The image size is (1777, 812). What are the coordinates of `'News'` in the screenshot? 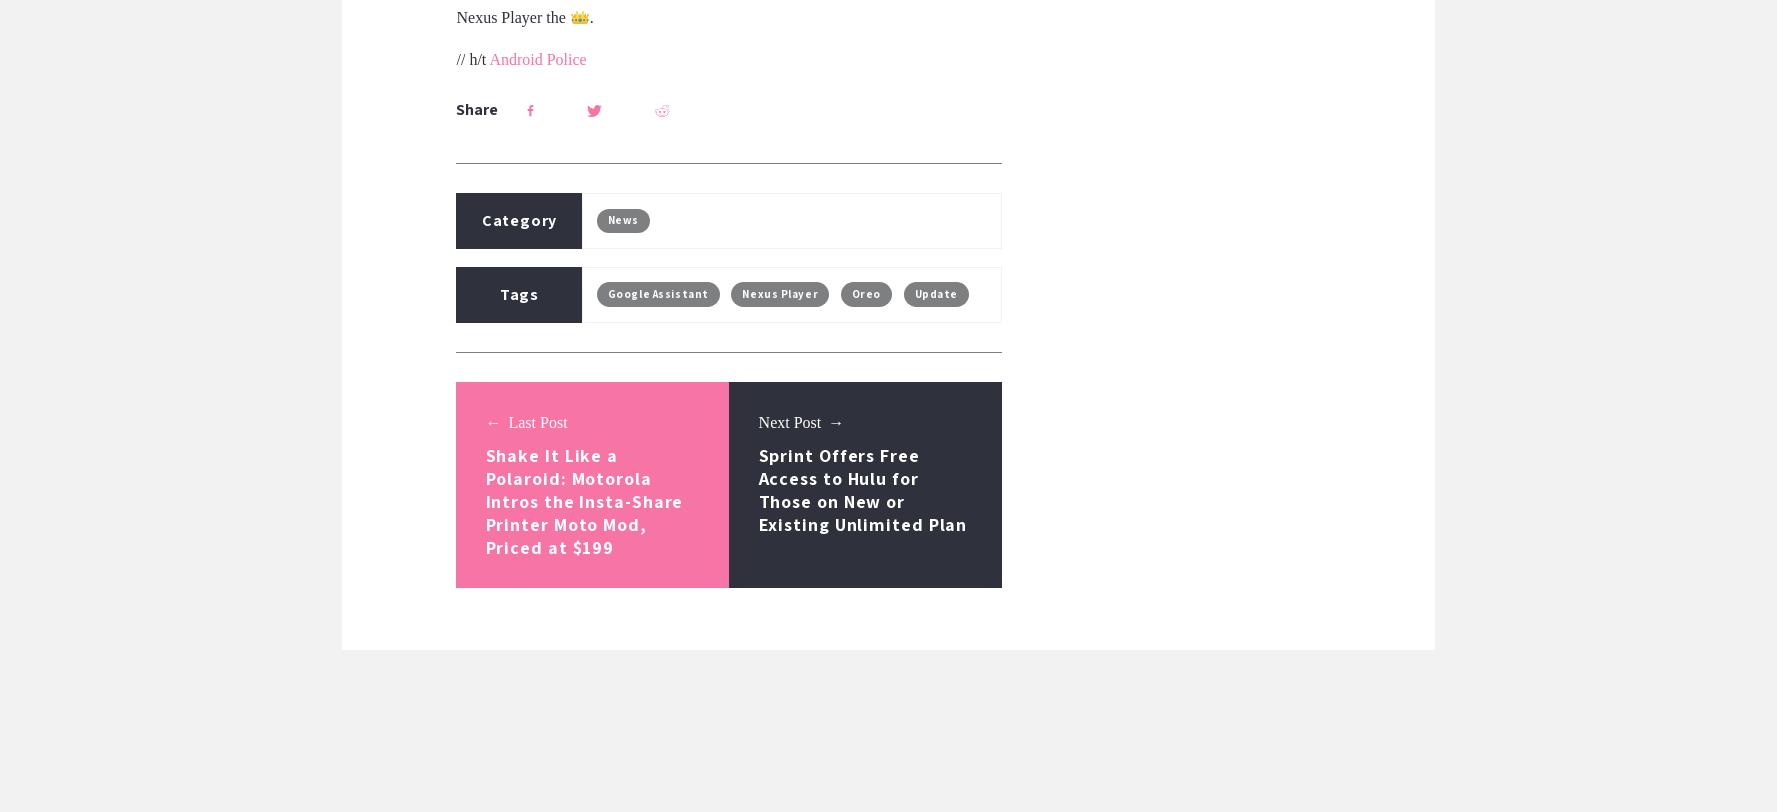 It's located at (623, 218).